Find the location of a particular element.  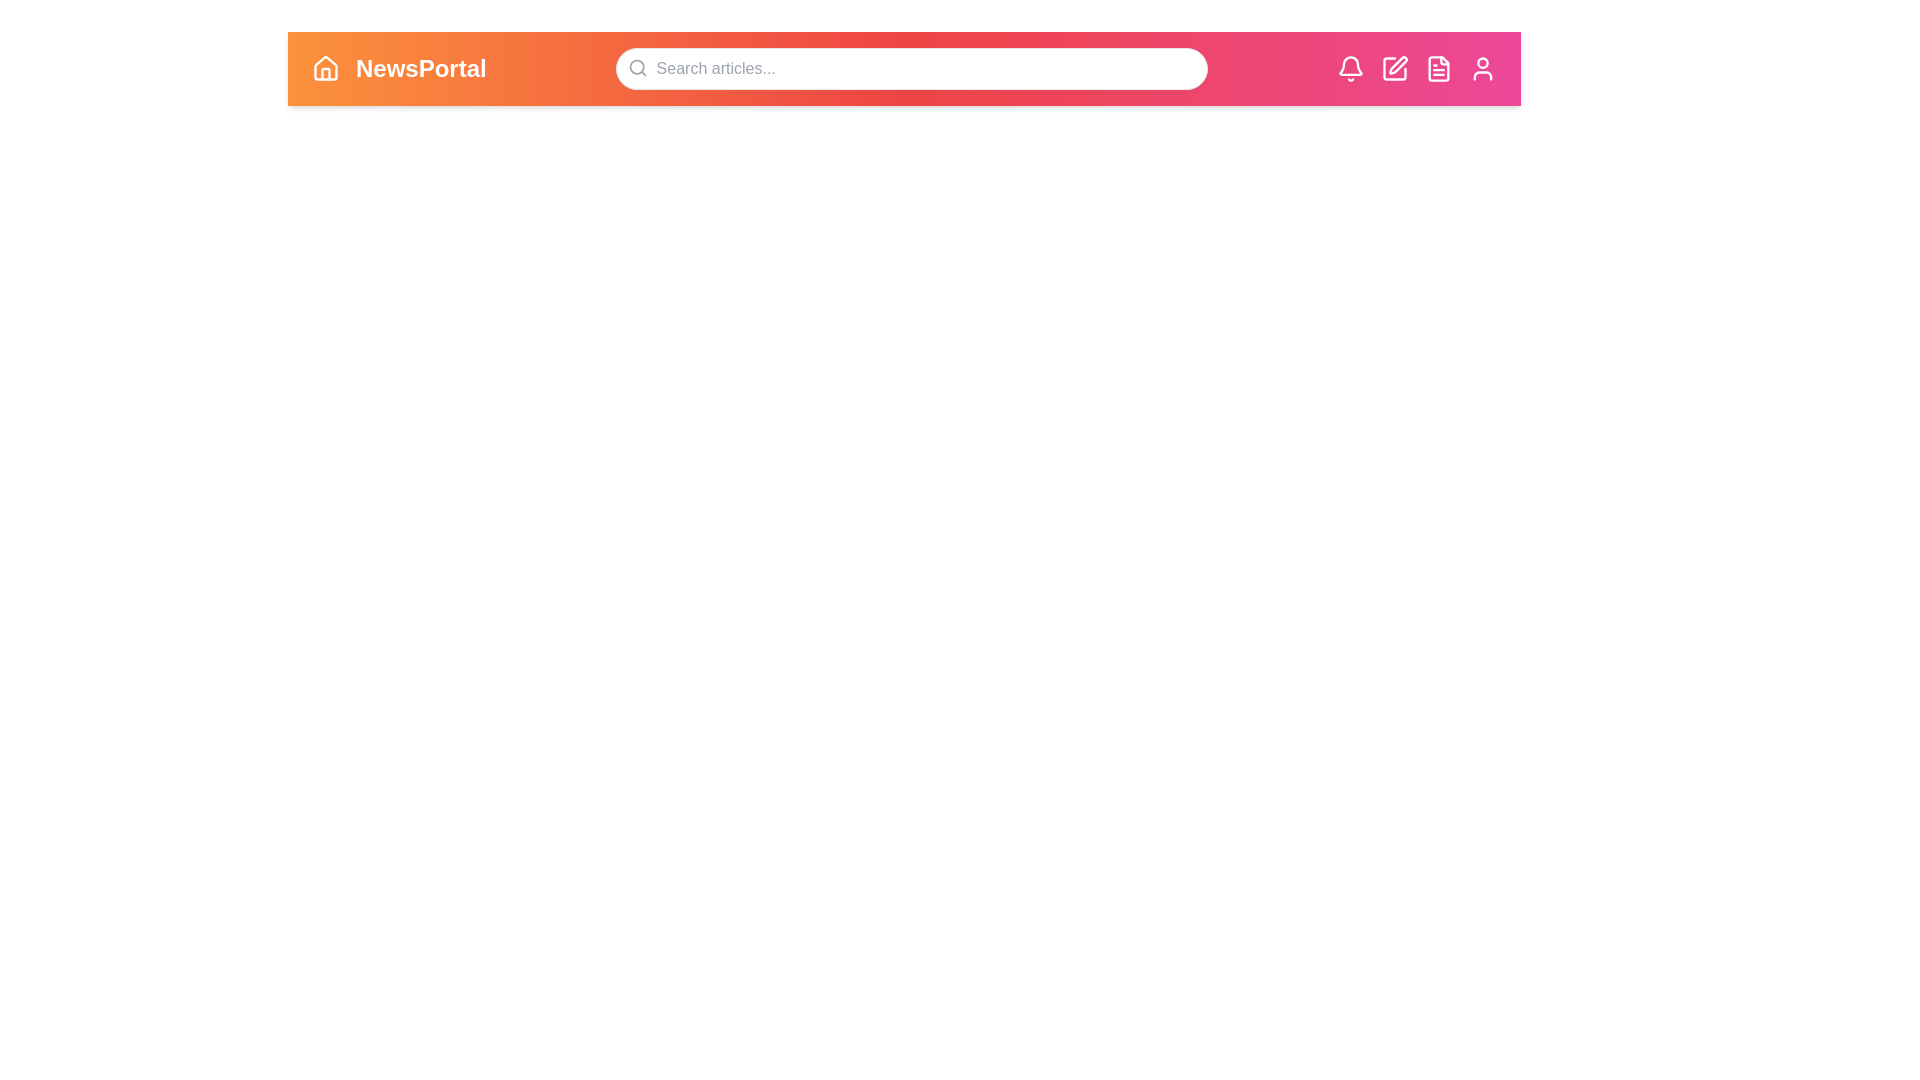

the 'Home' icon to navigate to the homepage is located at coordinates (326, 68).